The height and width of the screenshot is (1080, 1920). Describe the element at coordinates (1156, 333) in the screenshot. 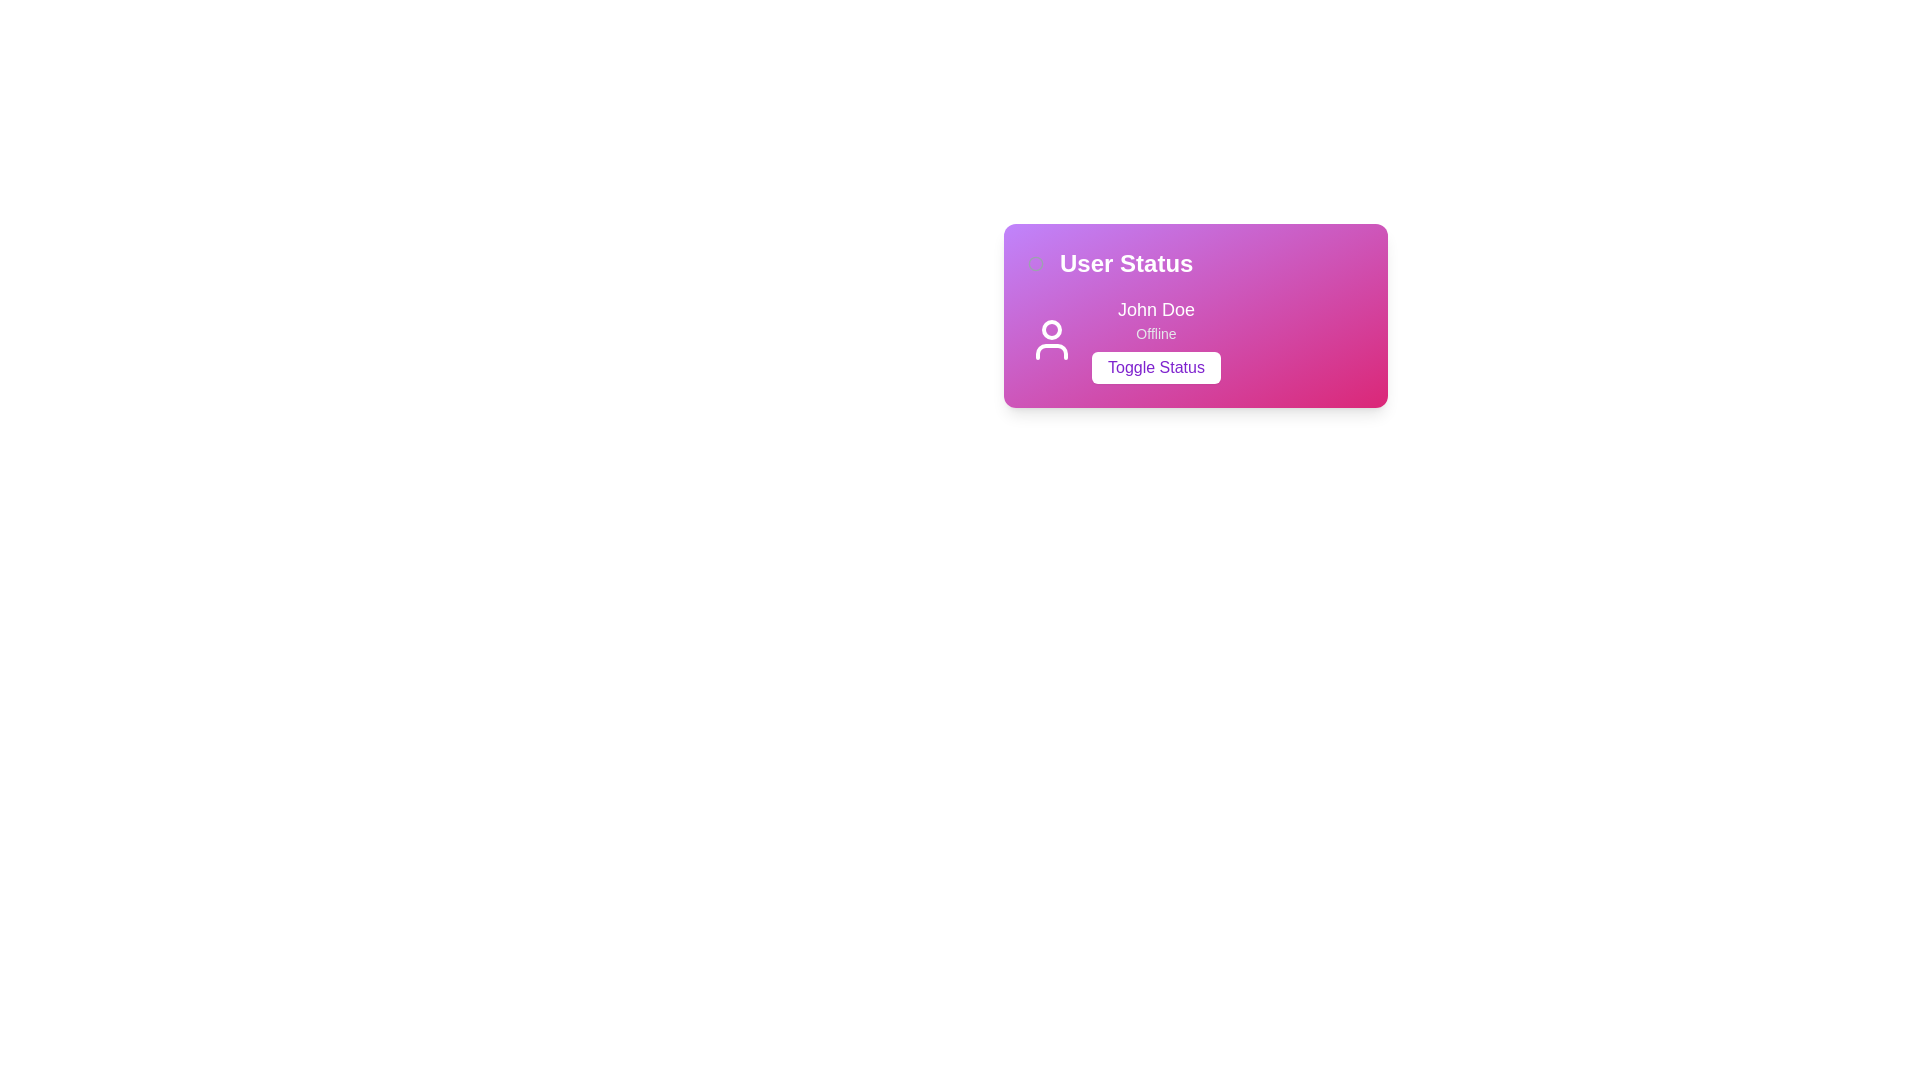

I see `the 'offline' status text label indicating John Doe's status, which is located in the User Status purple gradient card` at that location.